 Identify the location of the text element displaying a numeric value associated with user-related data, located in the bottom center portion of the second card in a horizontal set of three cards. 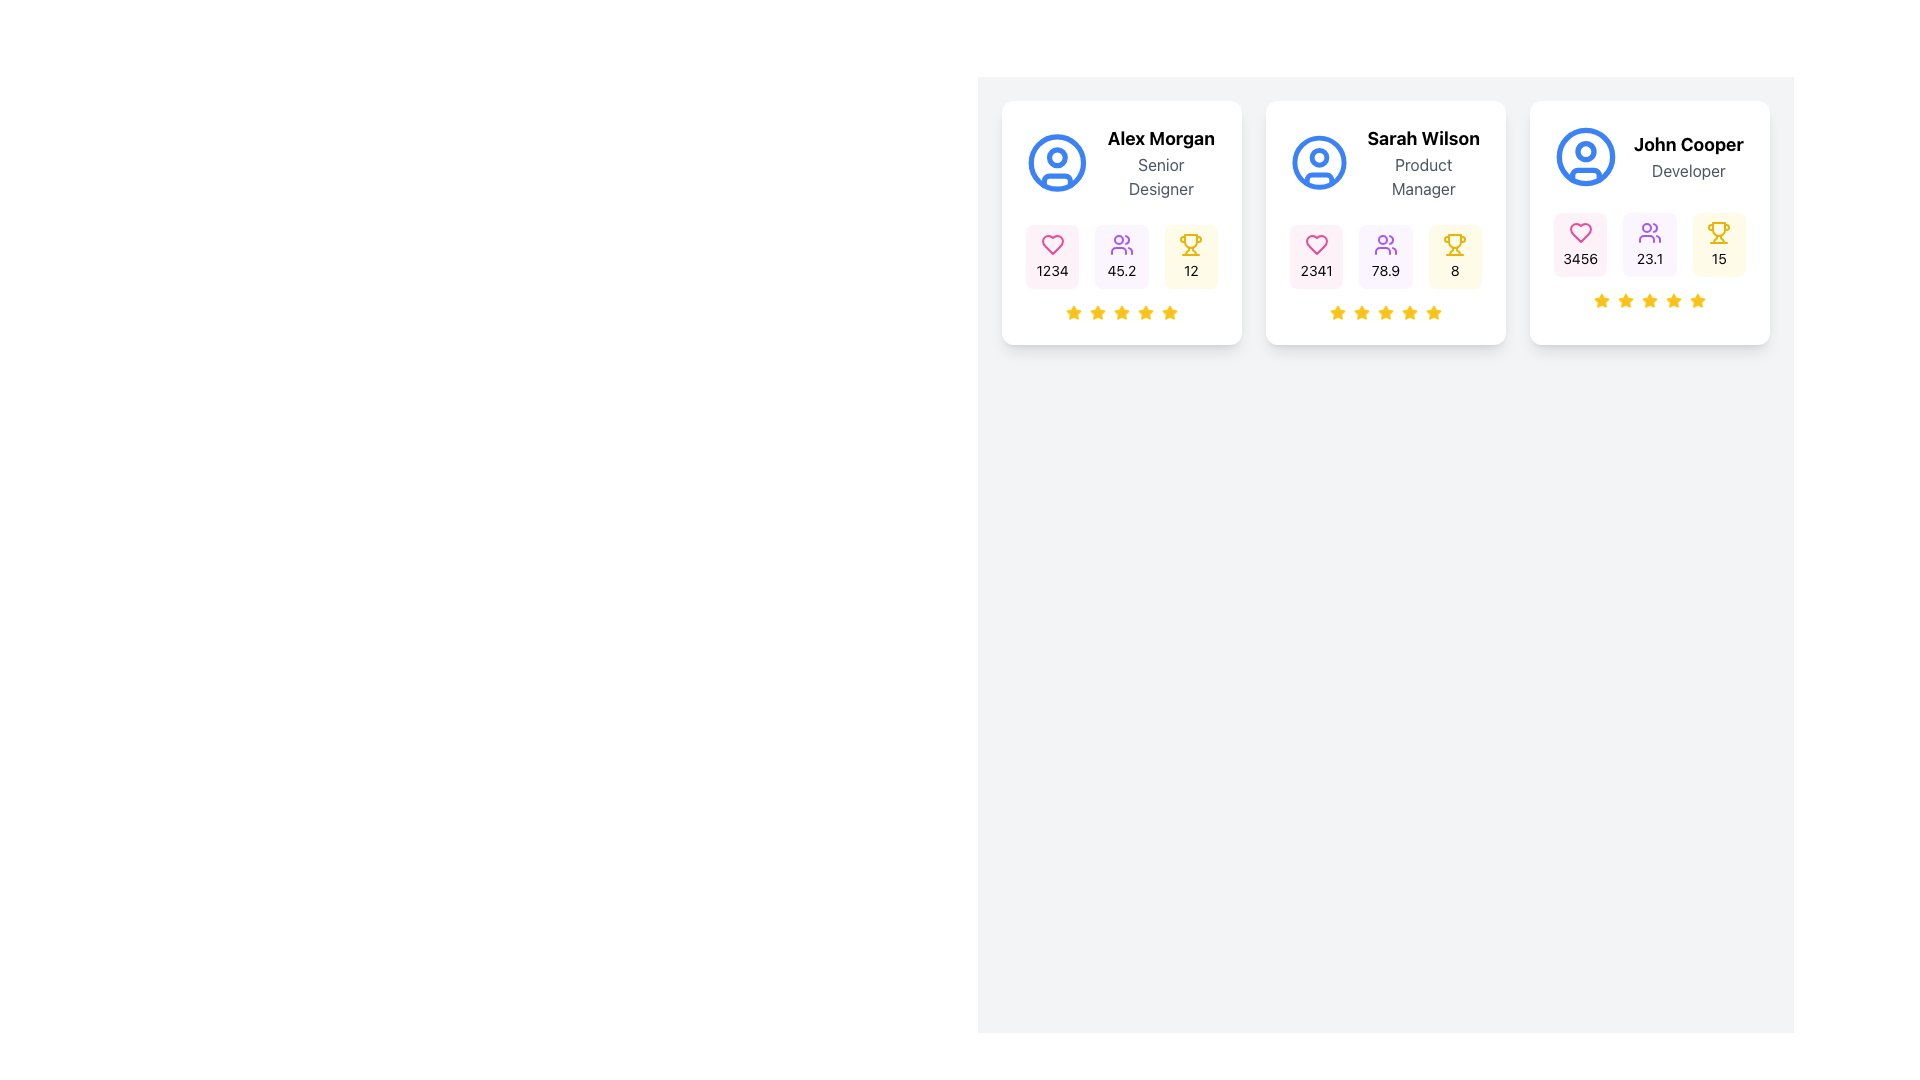
(1385, 270).